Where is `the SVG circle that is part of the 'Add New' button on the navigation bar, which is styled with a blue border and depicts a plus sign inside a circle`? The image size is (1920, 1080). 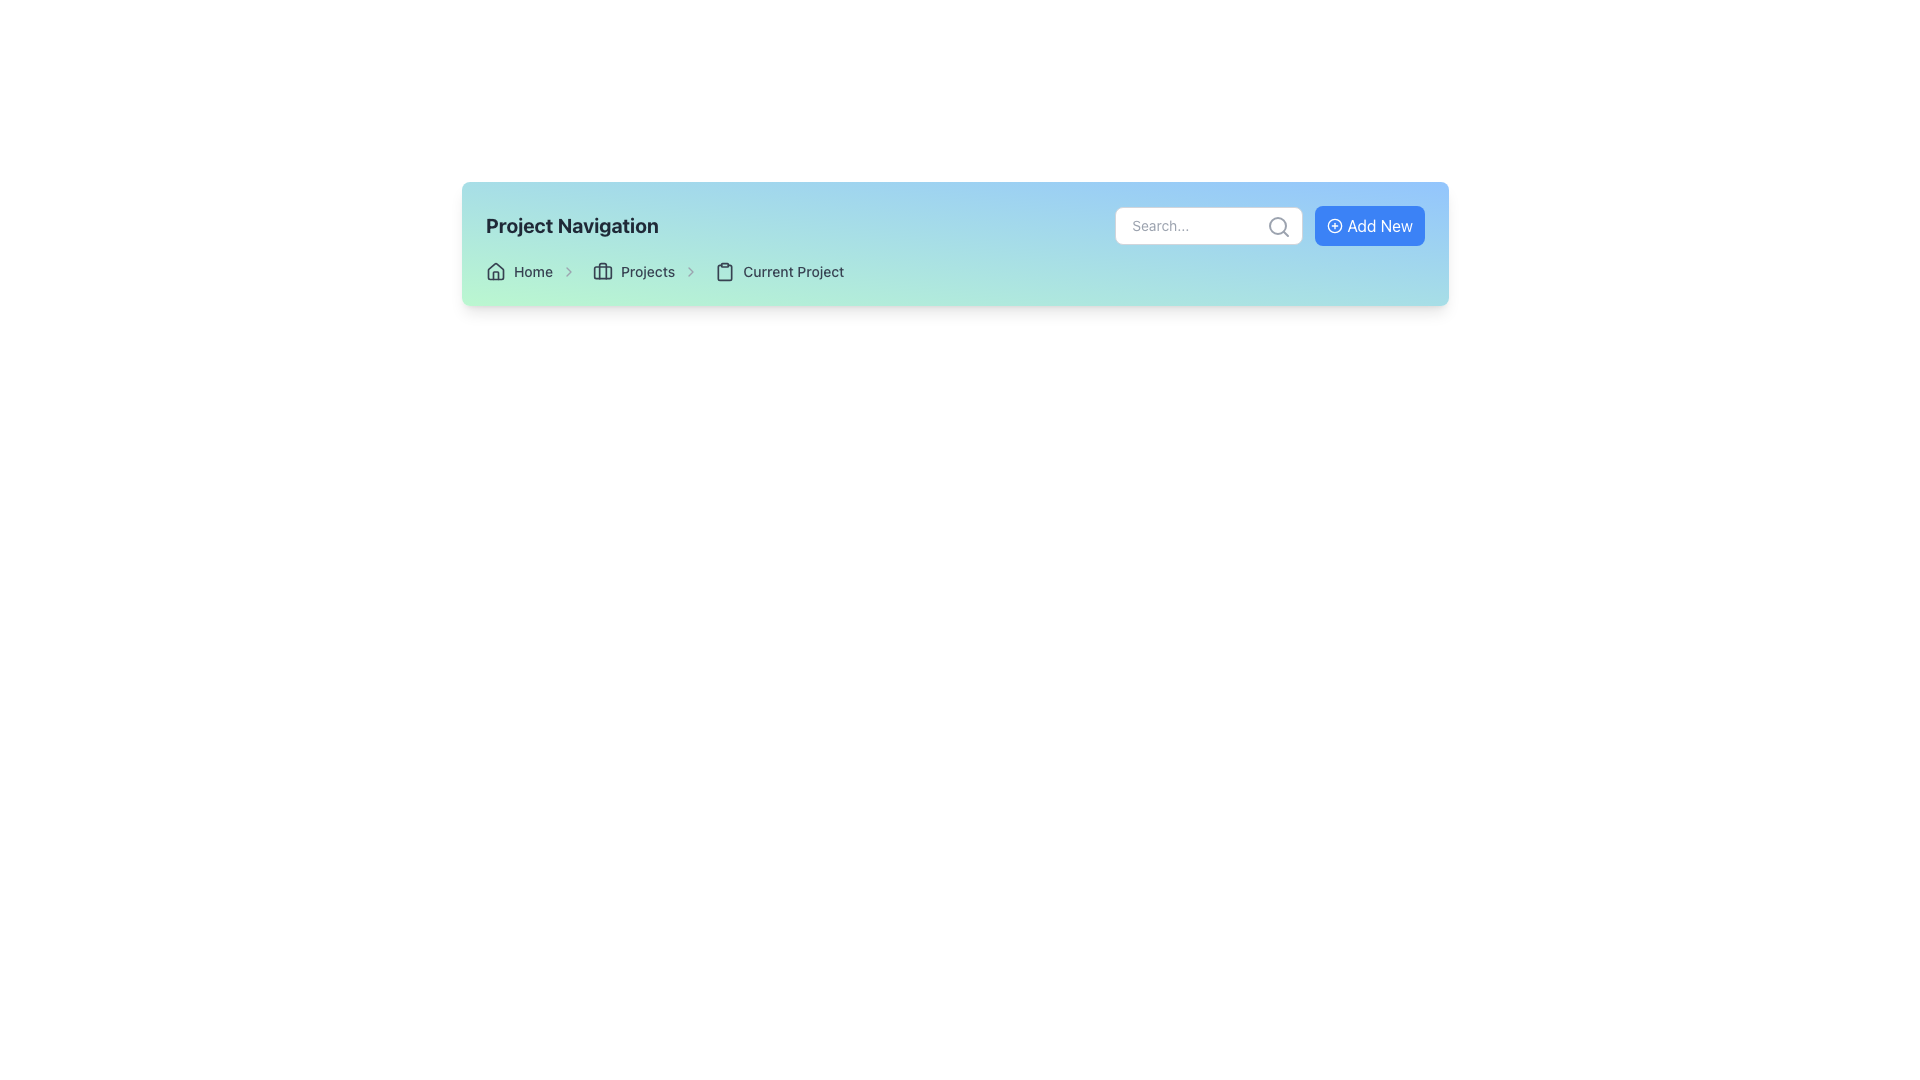 the SVG circle that is part of the 'Add New' button on the navigation bar, which is styled with a blue border and depicts a plus sign inside a circle is located at coordinates (1335, 225).